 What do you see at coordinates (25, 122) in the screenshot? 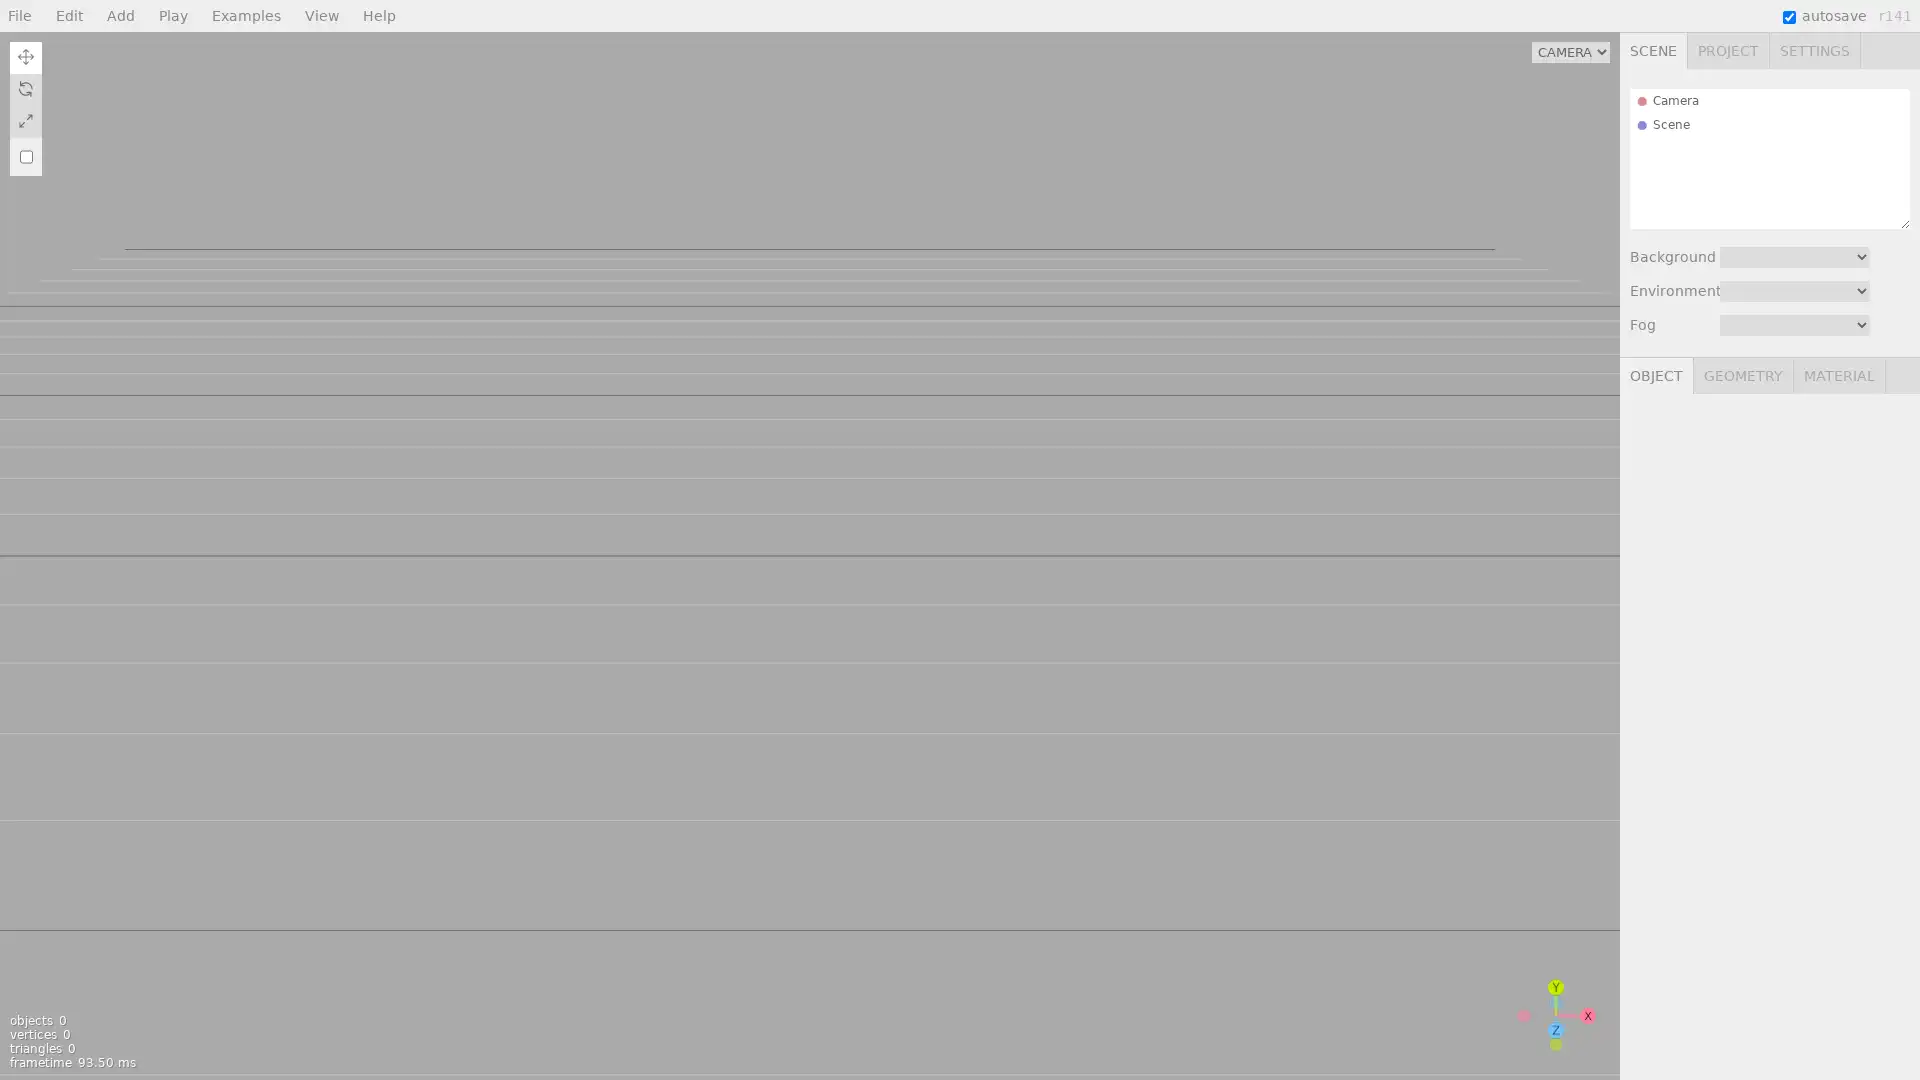
I see `Scale` at bounding box center [25, 122].